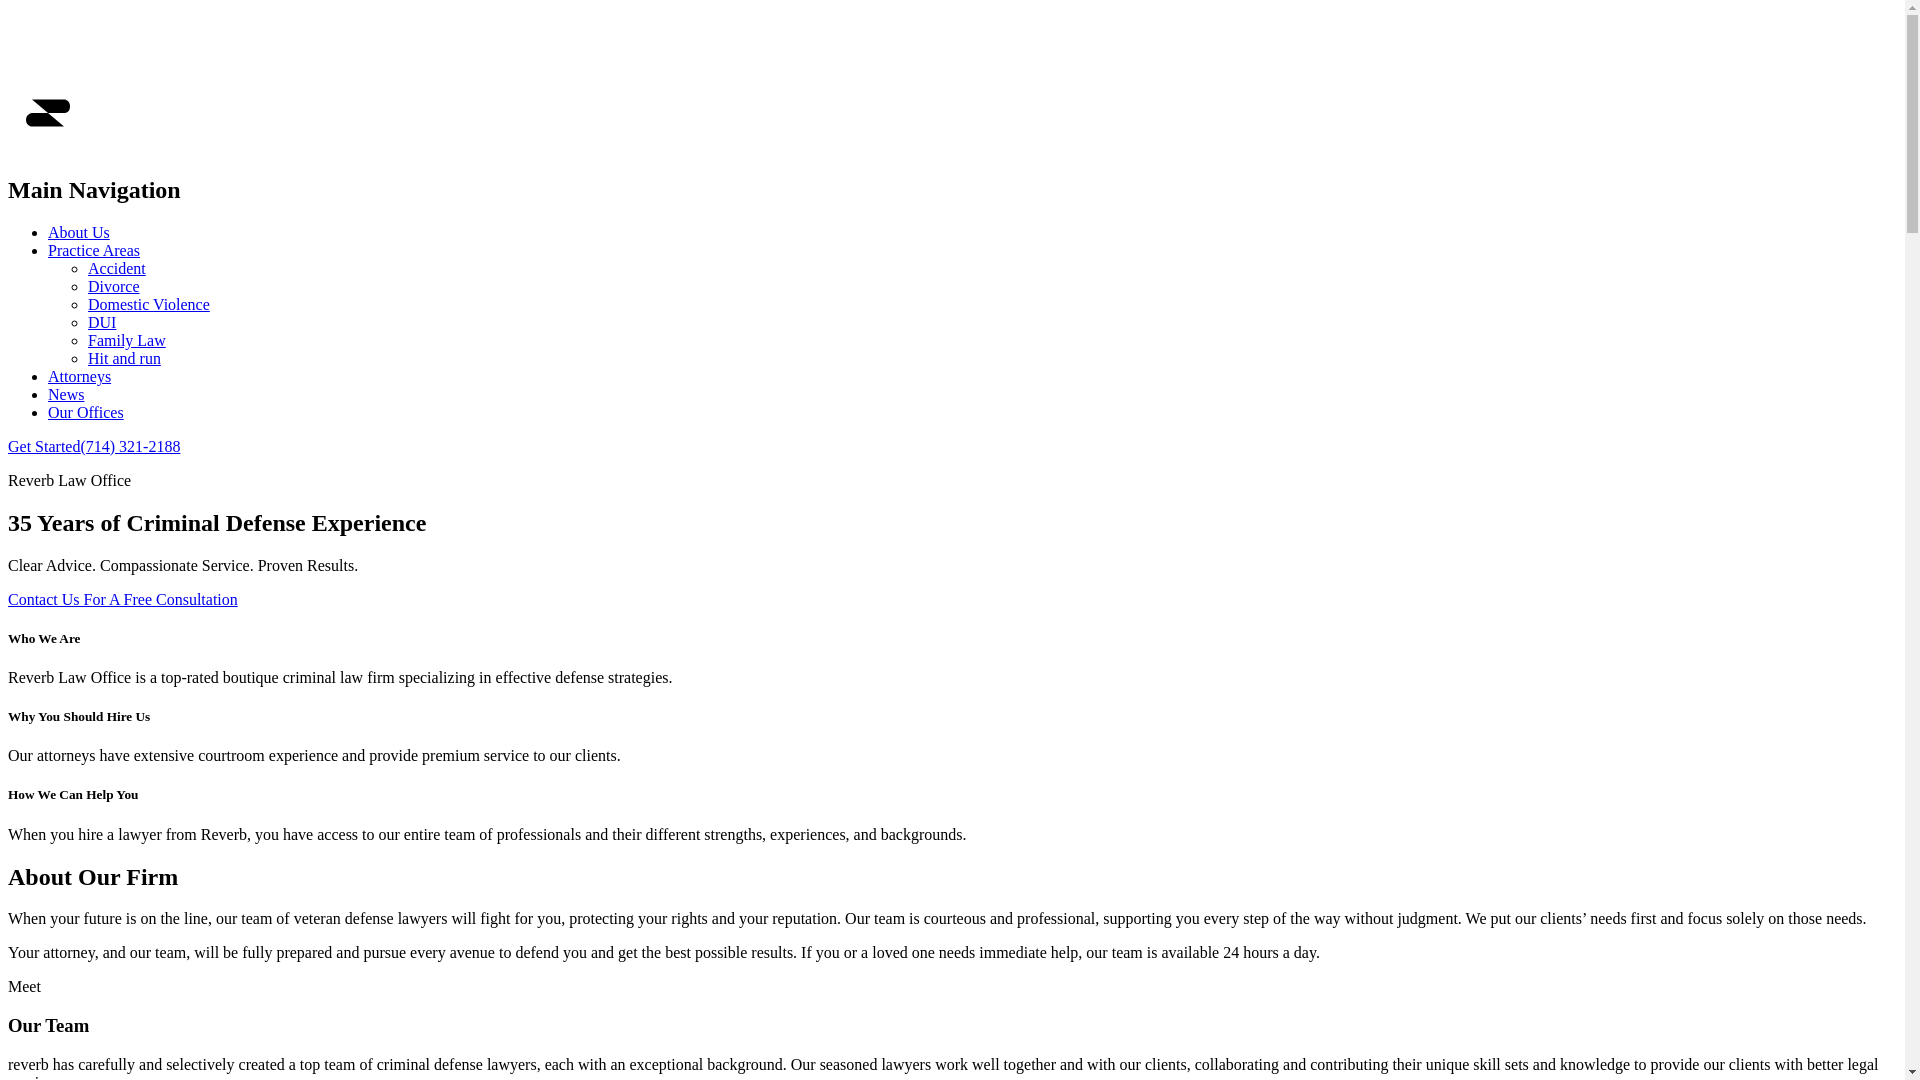  I want to click on 'Hit and run', so click(123, 357).